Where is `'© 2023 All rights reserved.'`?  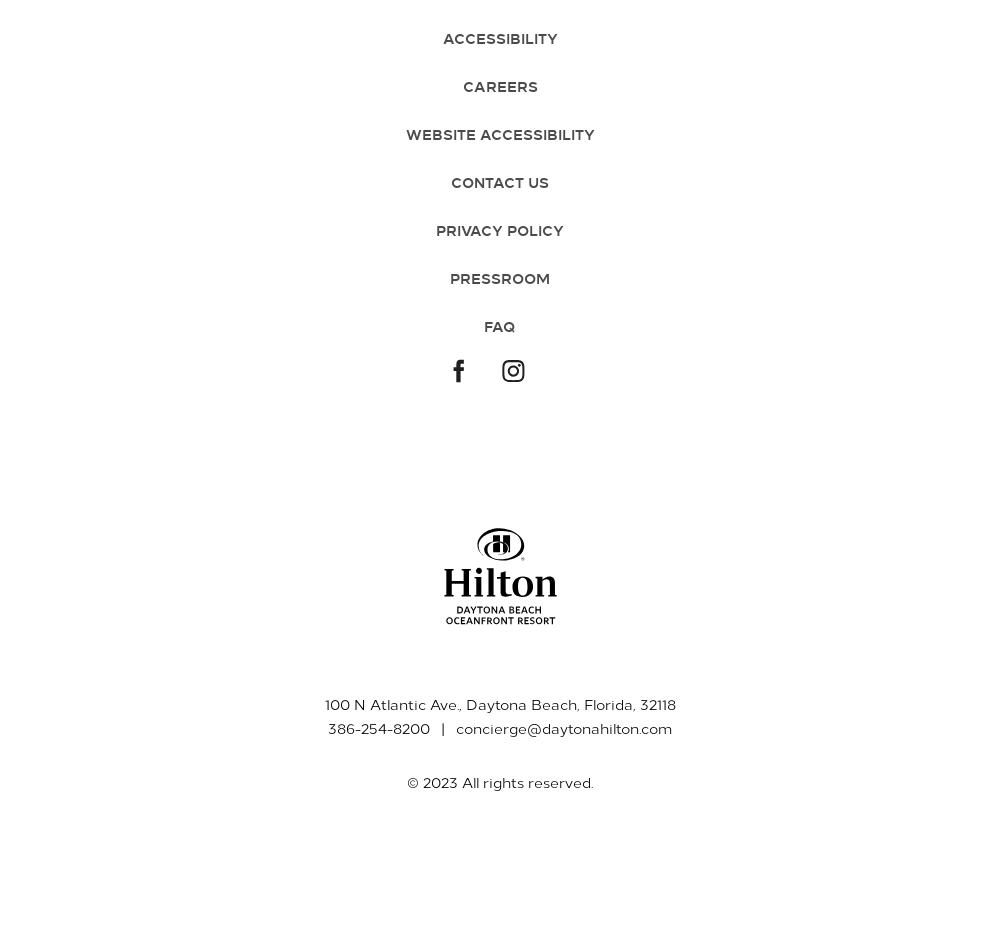 '© 2023 All rights reserved.' is located at coordinates (500, 781).